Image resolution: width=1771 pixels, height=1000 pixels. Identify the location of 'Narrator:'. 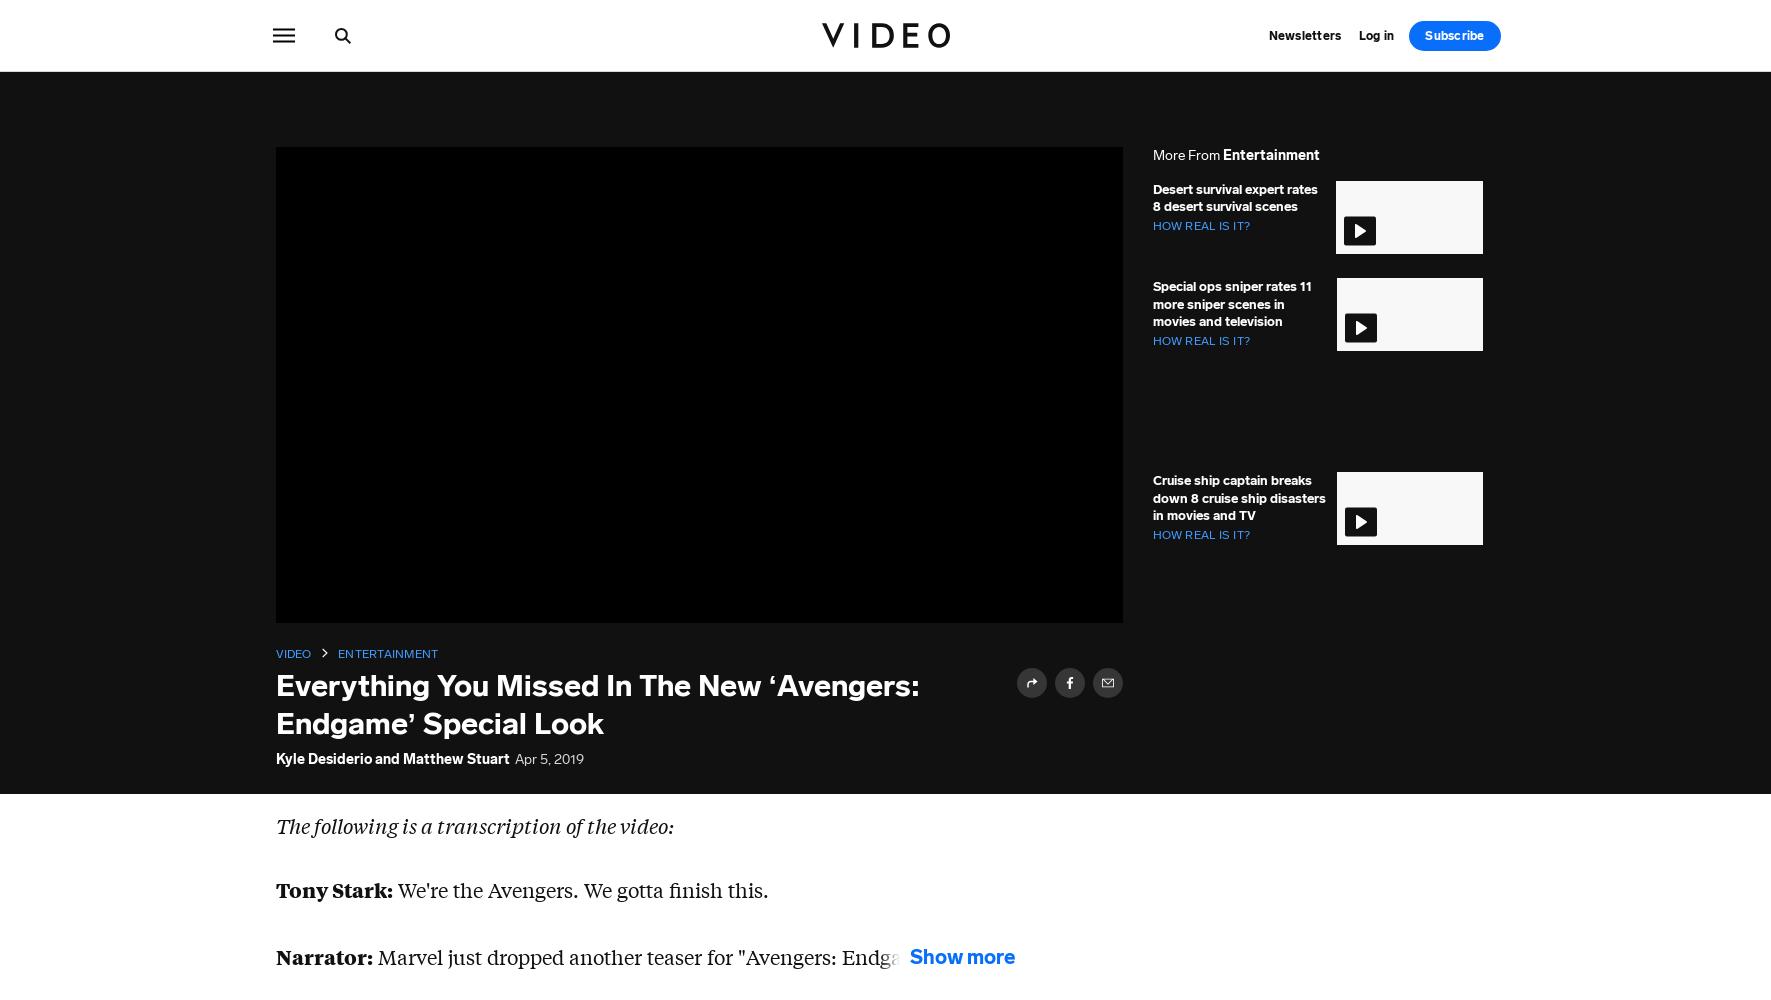
(322, 954).